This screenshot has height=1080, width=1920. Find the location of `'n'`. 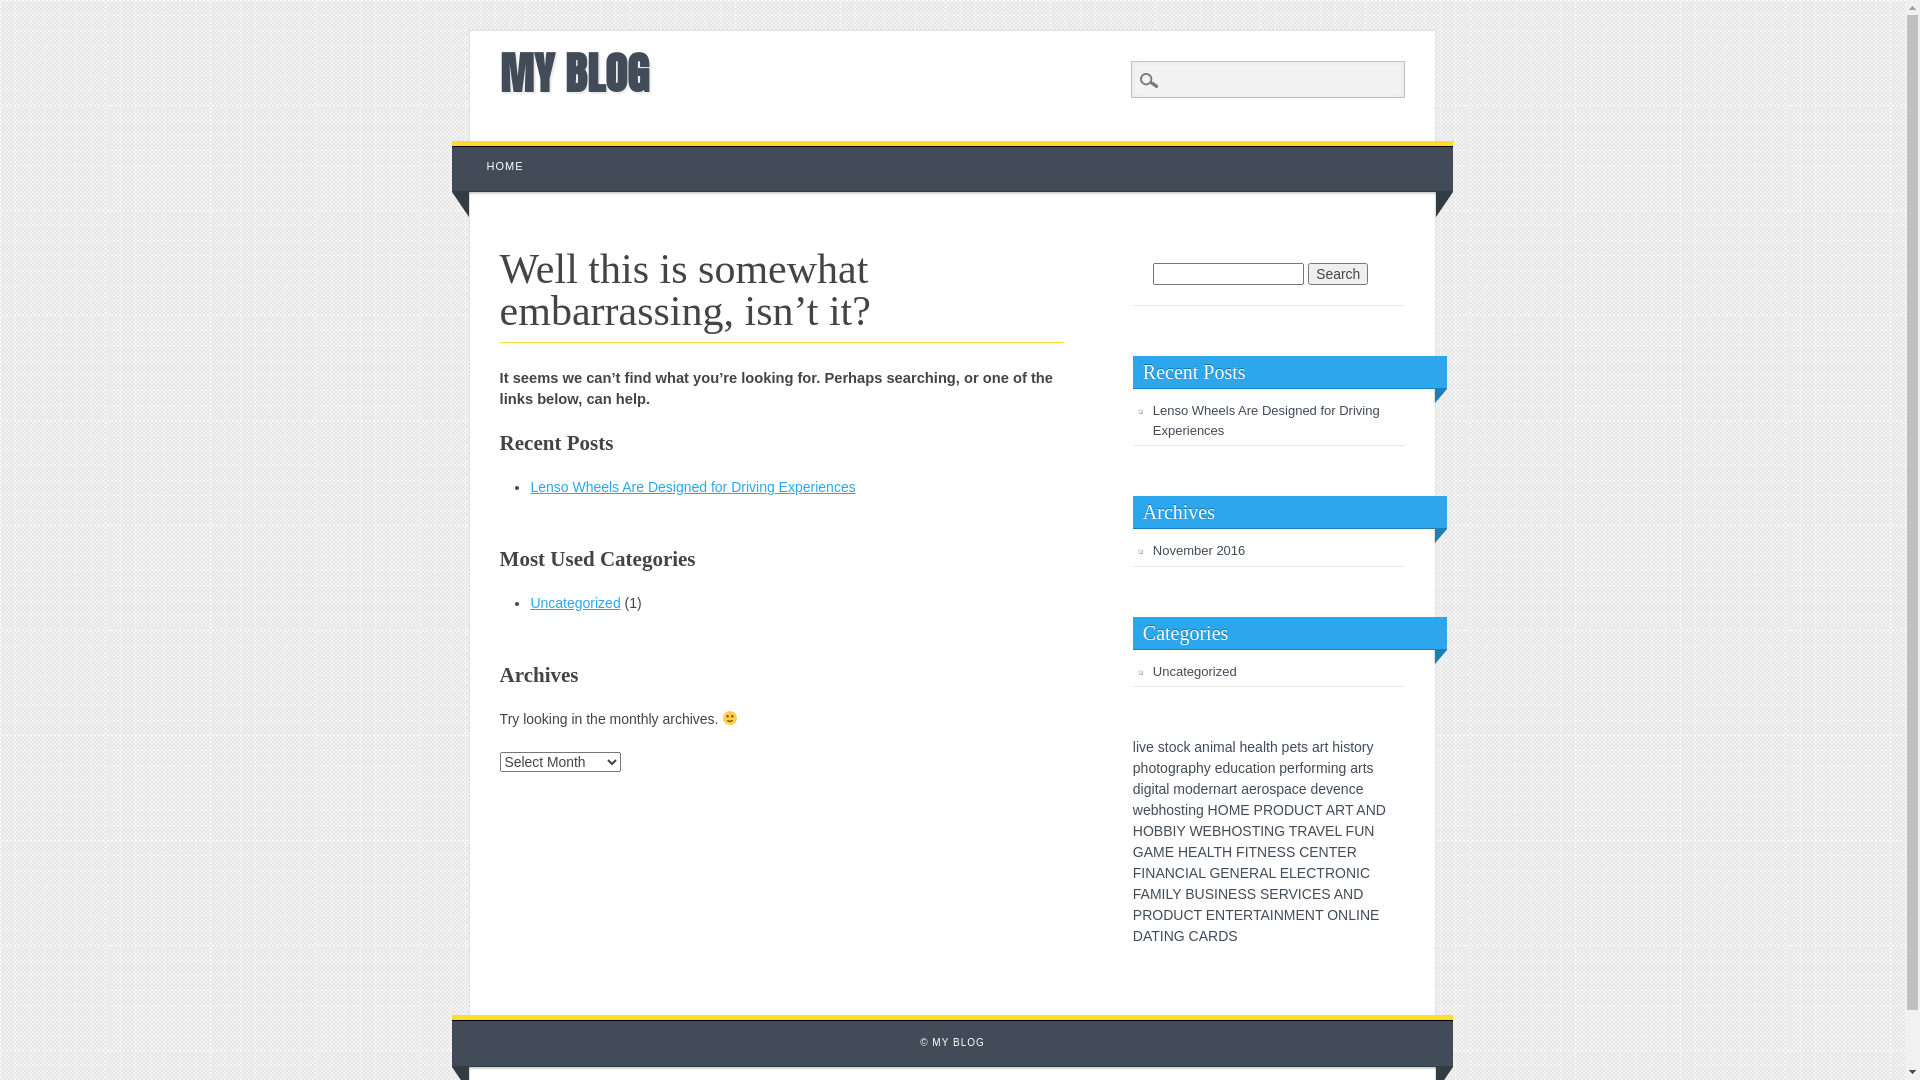

'n' is located at coordinates (1191, 810).